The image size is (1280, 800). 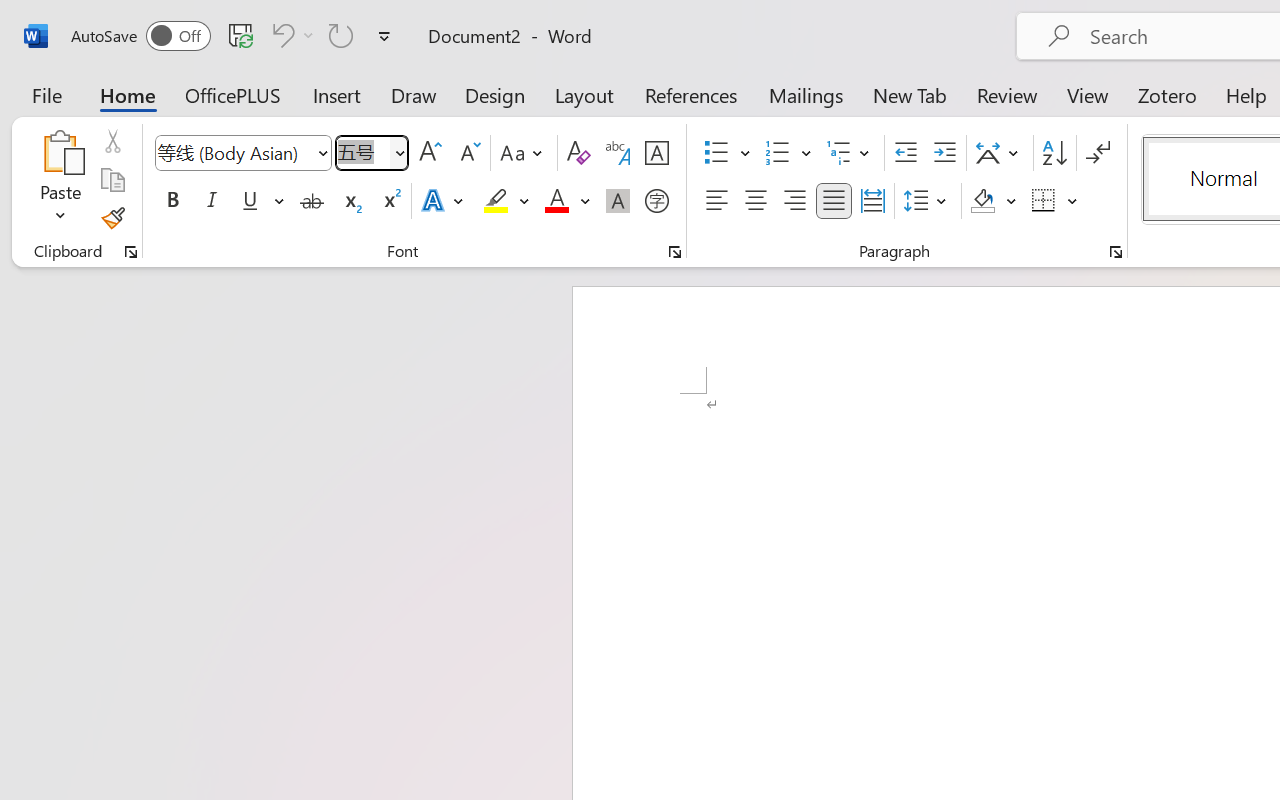 I want to click on 'Show/Hide Editing Marks', so click(x=1097, y=153).